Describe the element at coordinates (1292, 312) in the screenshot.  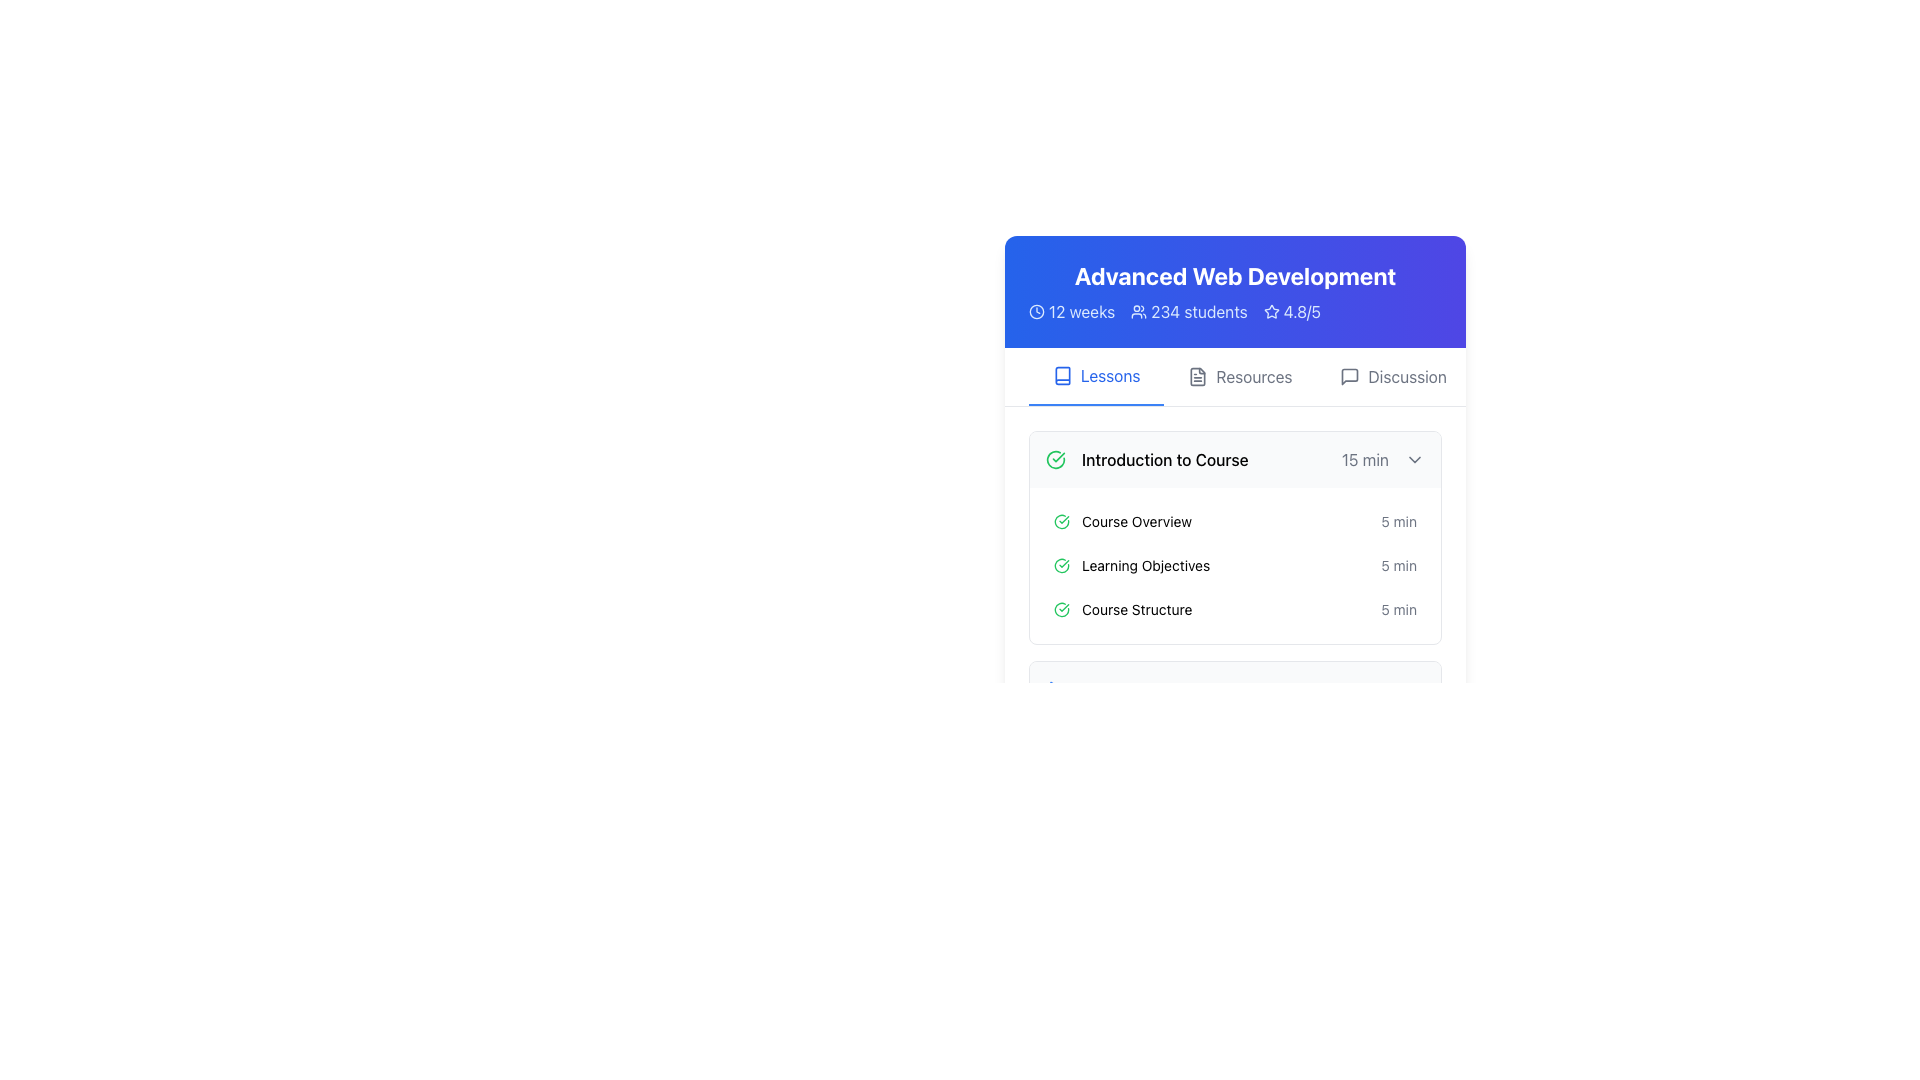
I see `the text element that summarizes the average rating of the course, which is located to the right of '234 students' and has a decorative star icon on its left` at that location.